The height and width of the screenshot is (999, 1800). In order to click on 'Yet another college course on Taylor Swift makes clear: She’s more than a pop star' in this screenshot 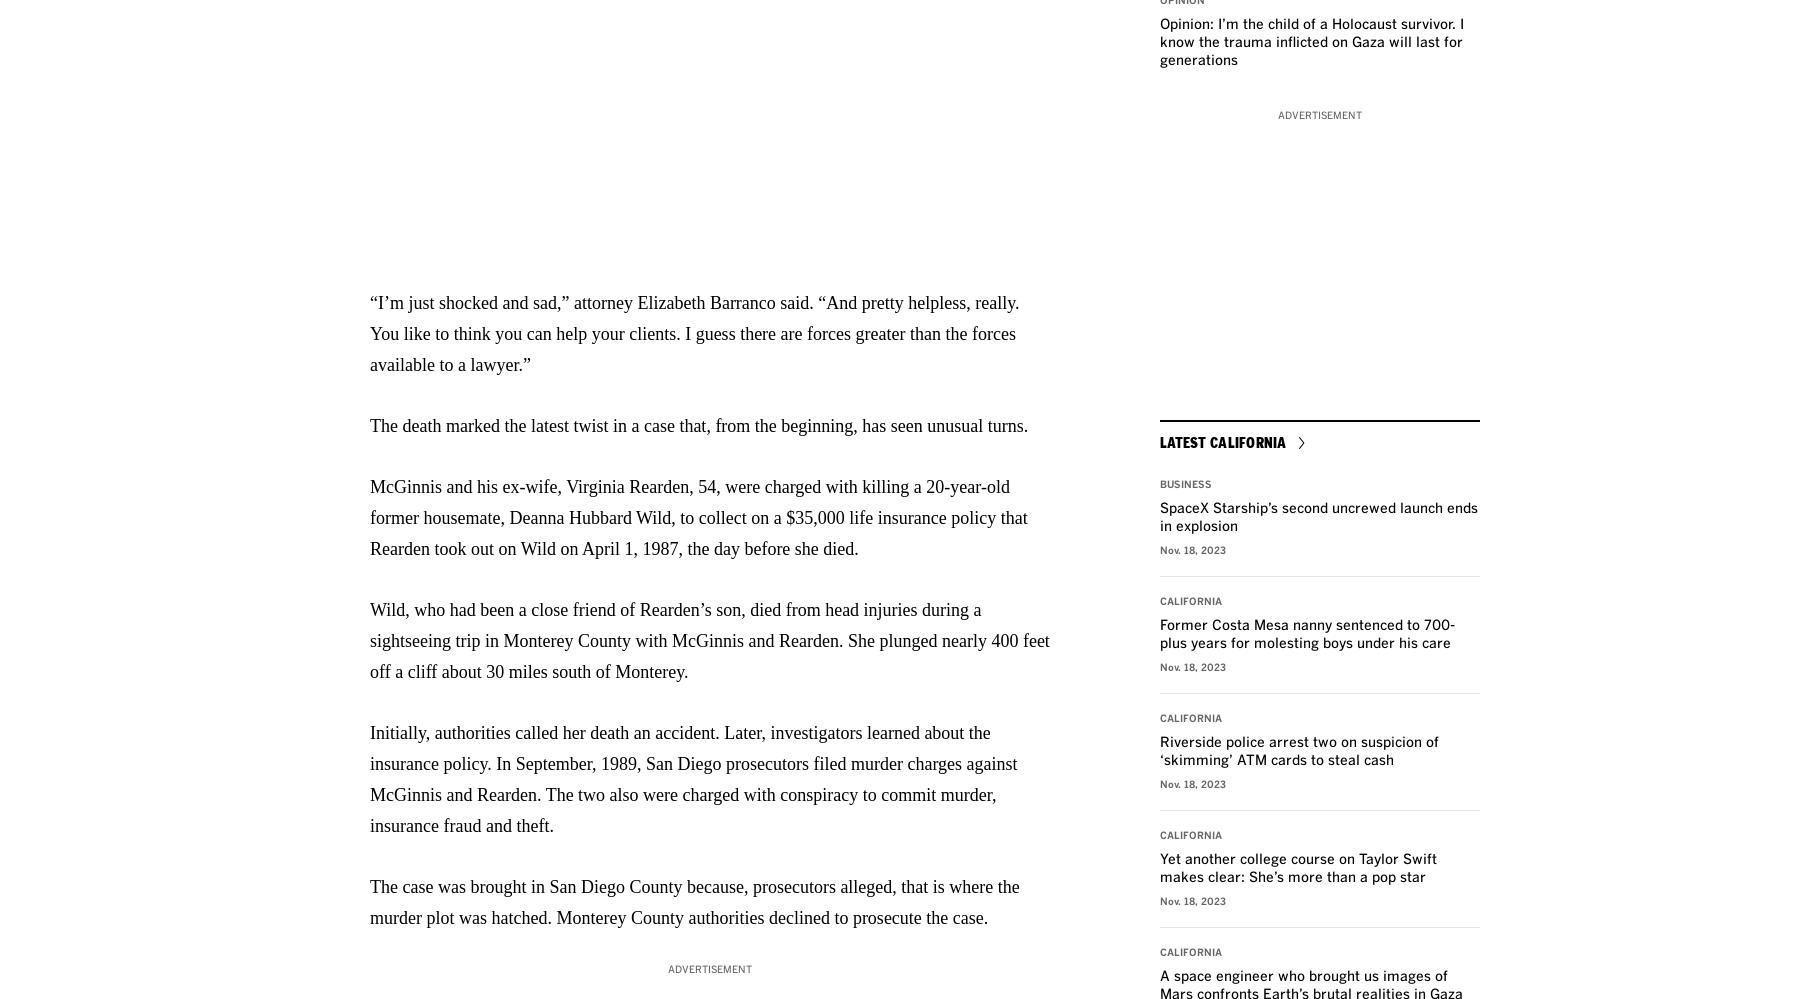, I will do `click(1298, 868)`.